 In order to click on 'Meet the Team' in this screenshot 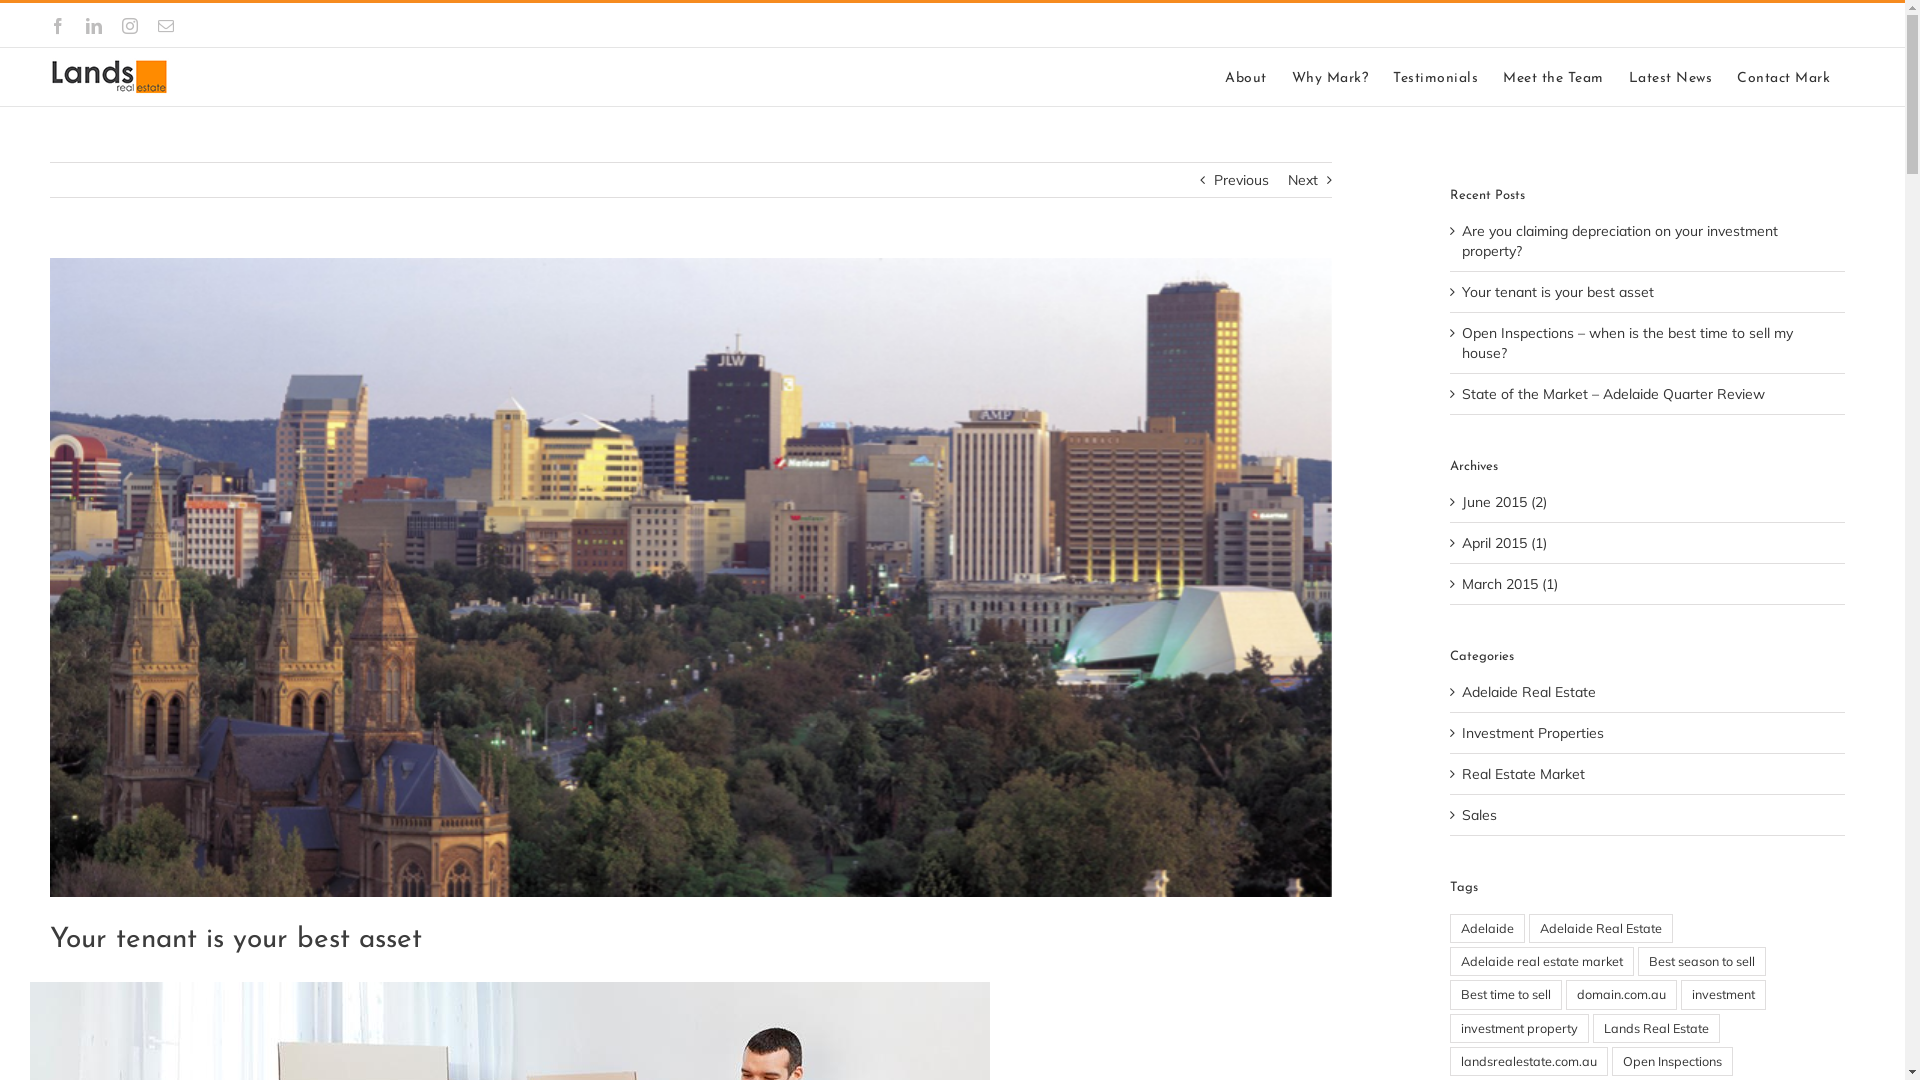, I will do `click(1552, 76)`.